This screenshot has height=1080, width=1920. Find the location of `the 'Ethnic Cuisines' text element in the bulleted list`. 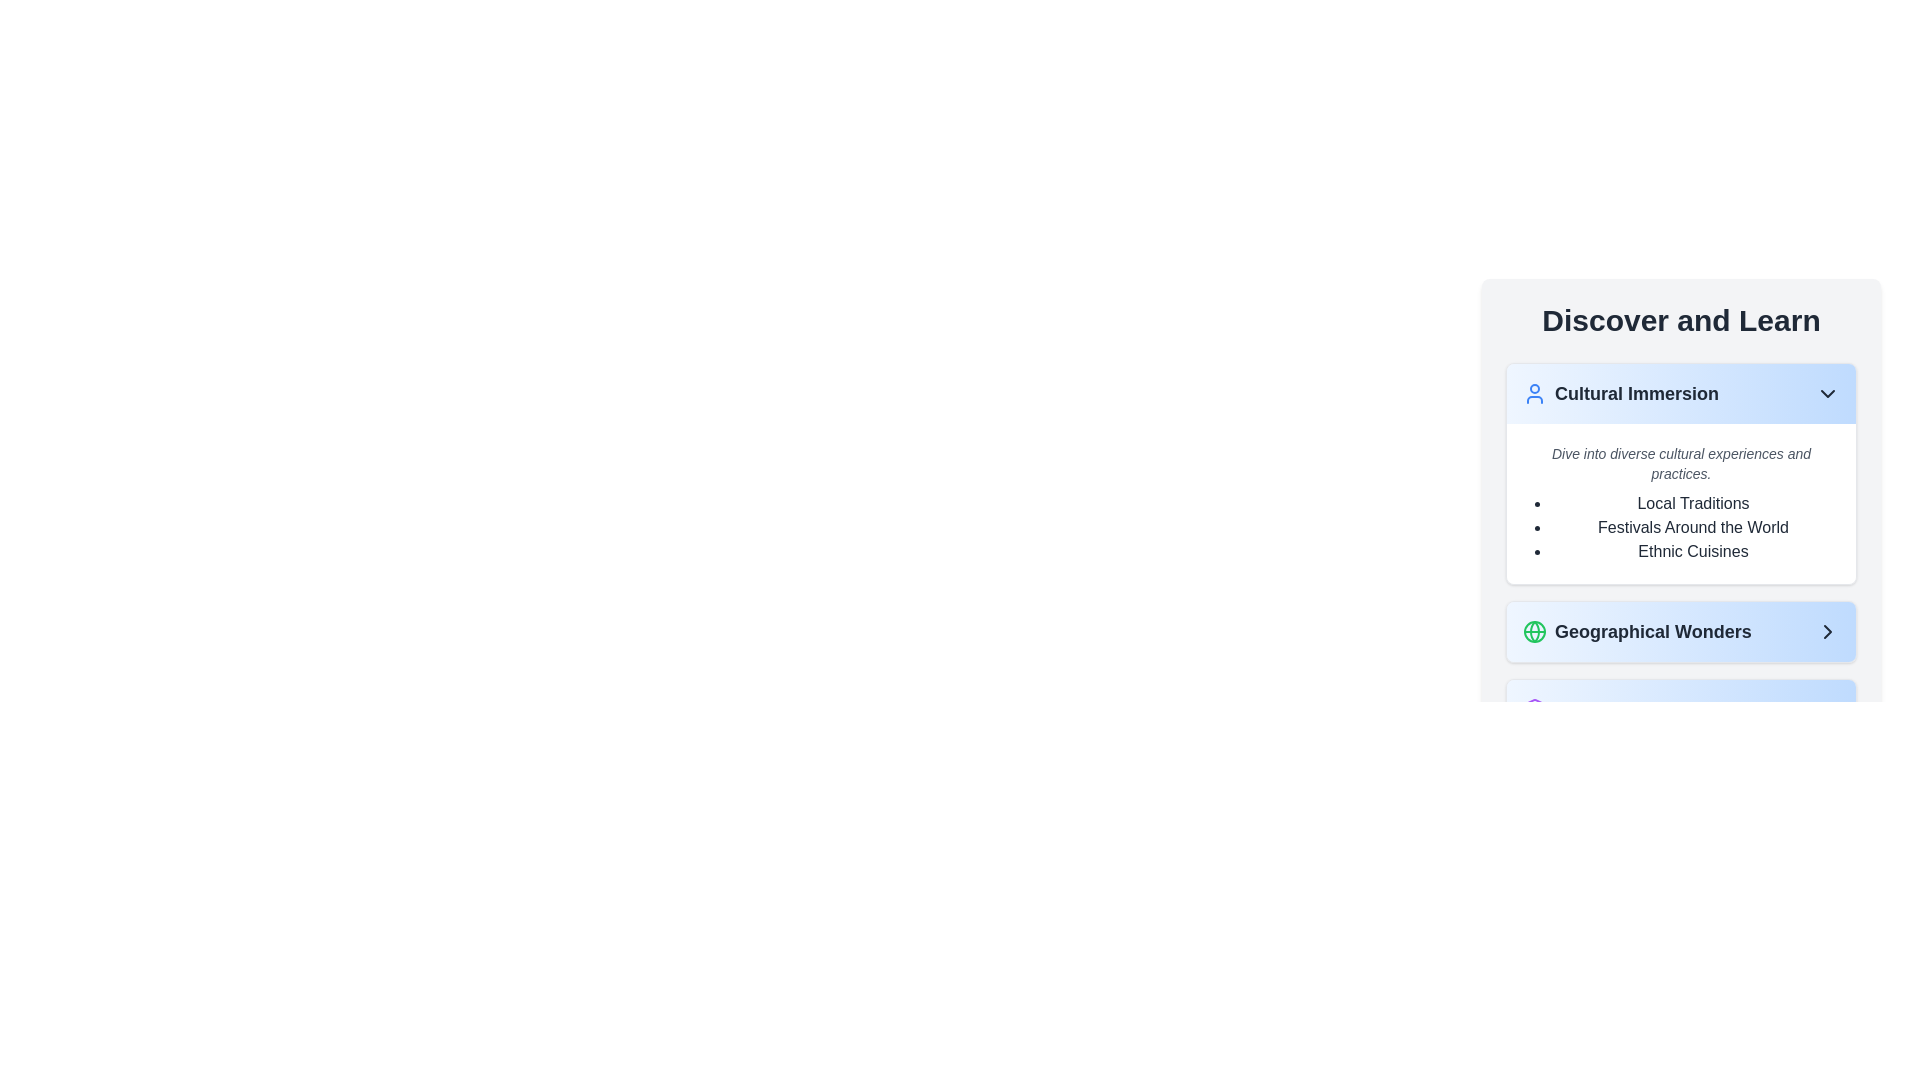

the 'Ethnic Cuisines' text element in the bulleted list is located at coordinates (1692, 551).